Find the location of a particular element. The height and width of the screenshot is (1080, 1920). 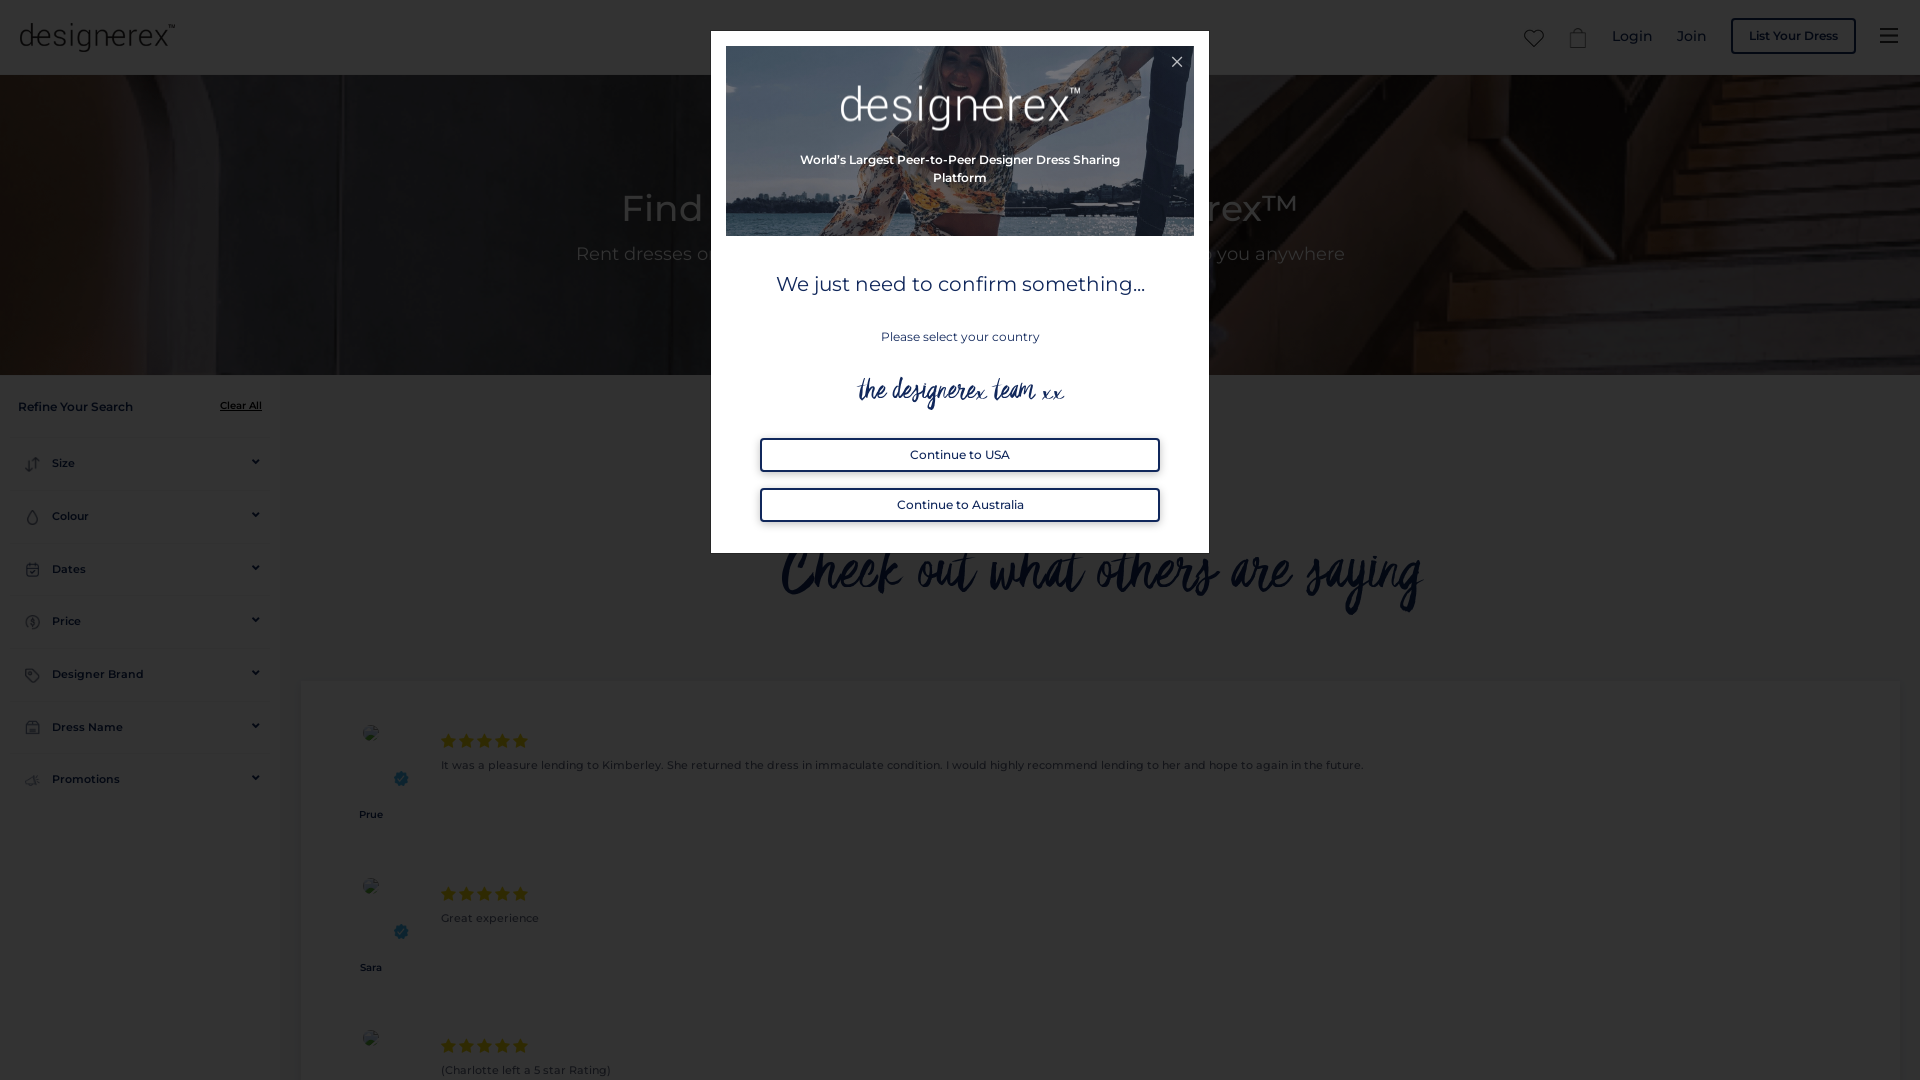

'Continue to Australia' is located at coordinates (960, 504).